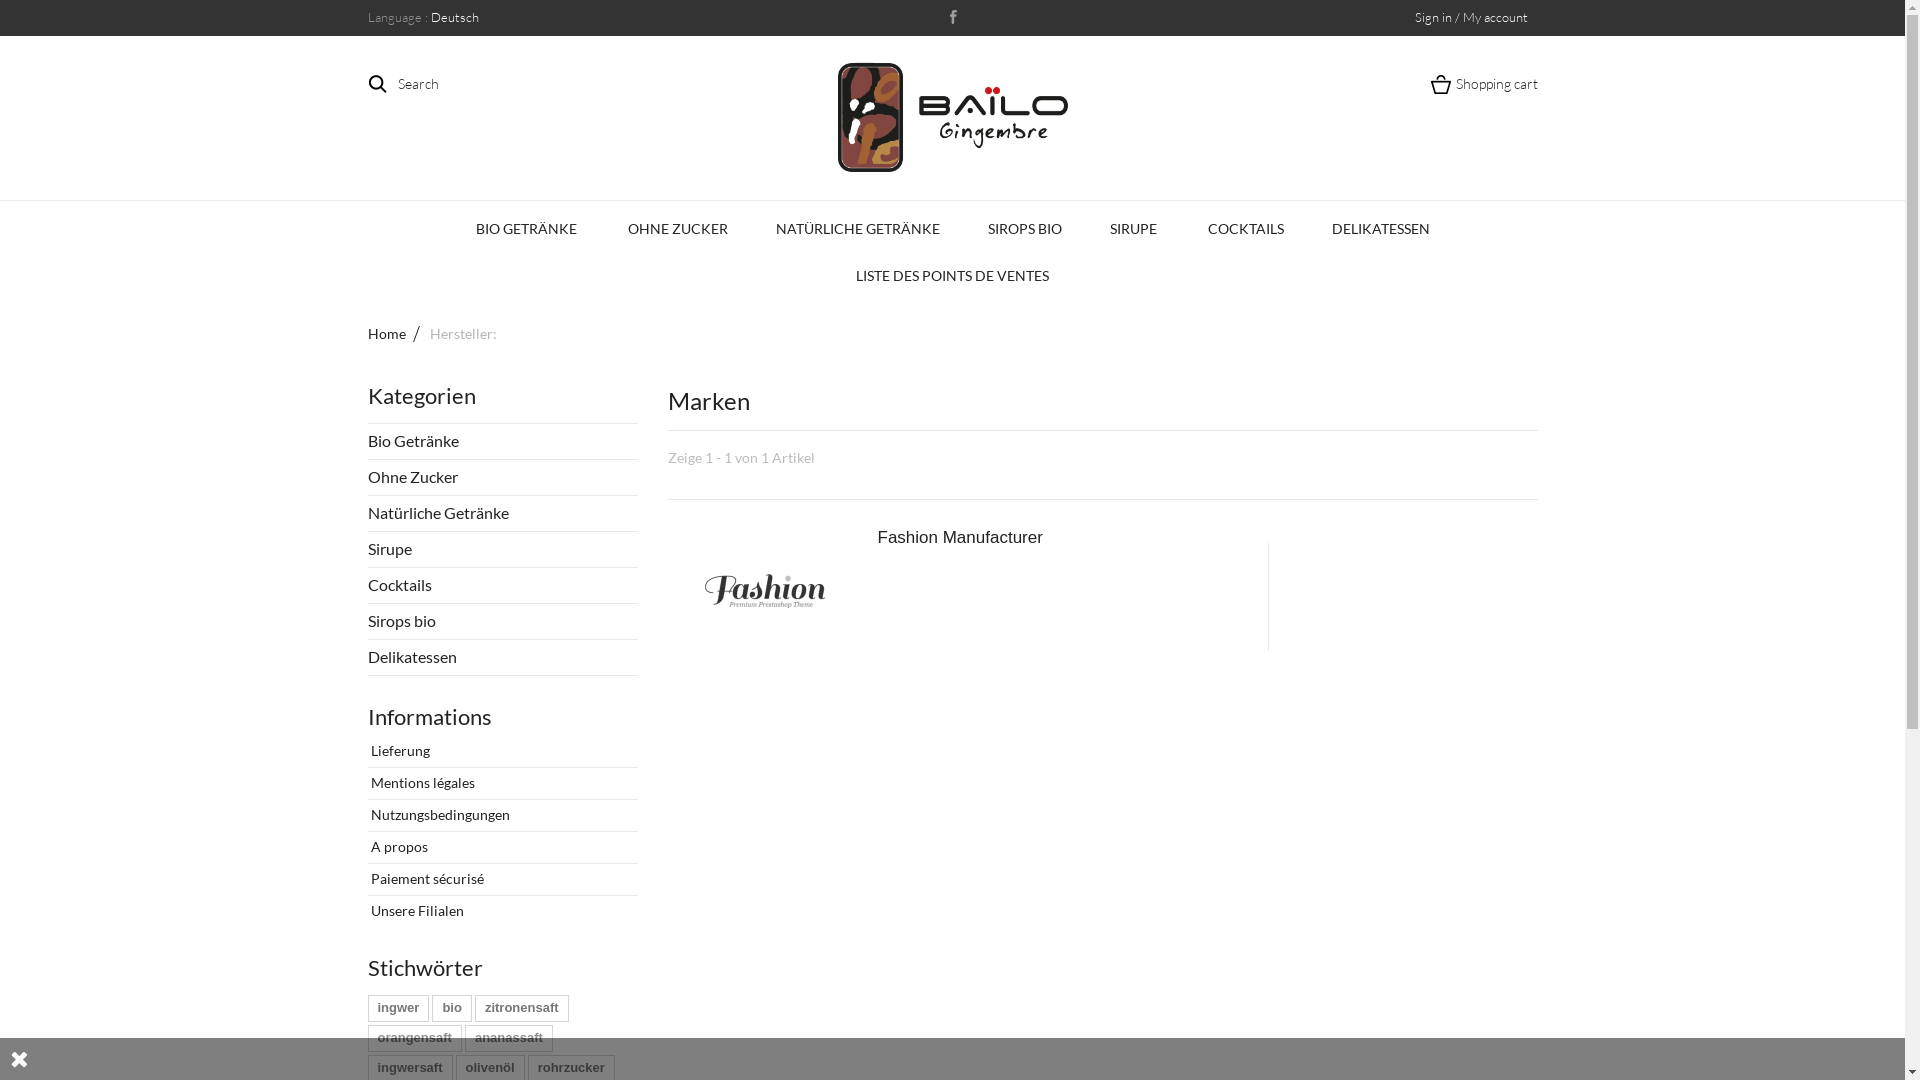 Image resolution: width=1920 pixels, height=1080 pixels. Describe the element at coordinates (398, 750) in the screenshot. I see `'Lieferung'` at that location.